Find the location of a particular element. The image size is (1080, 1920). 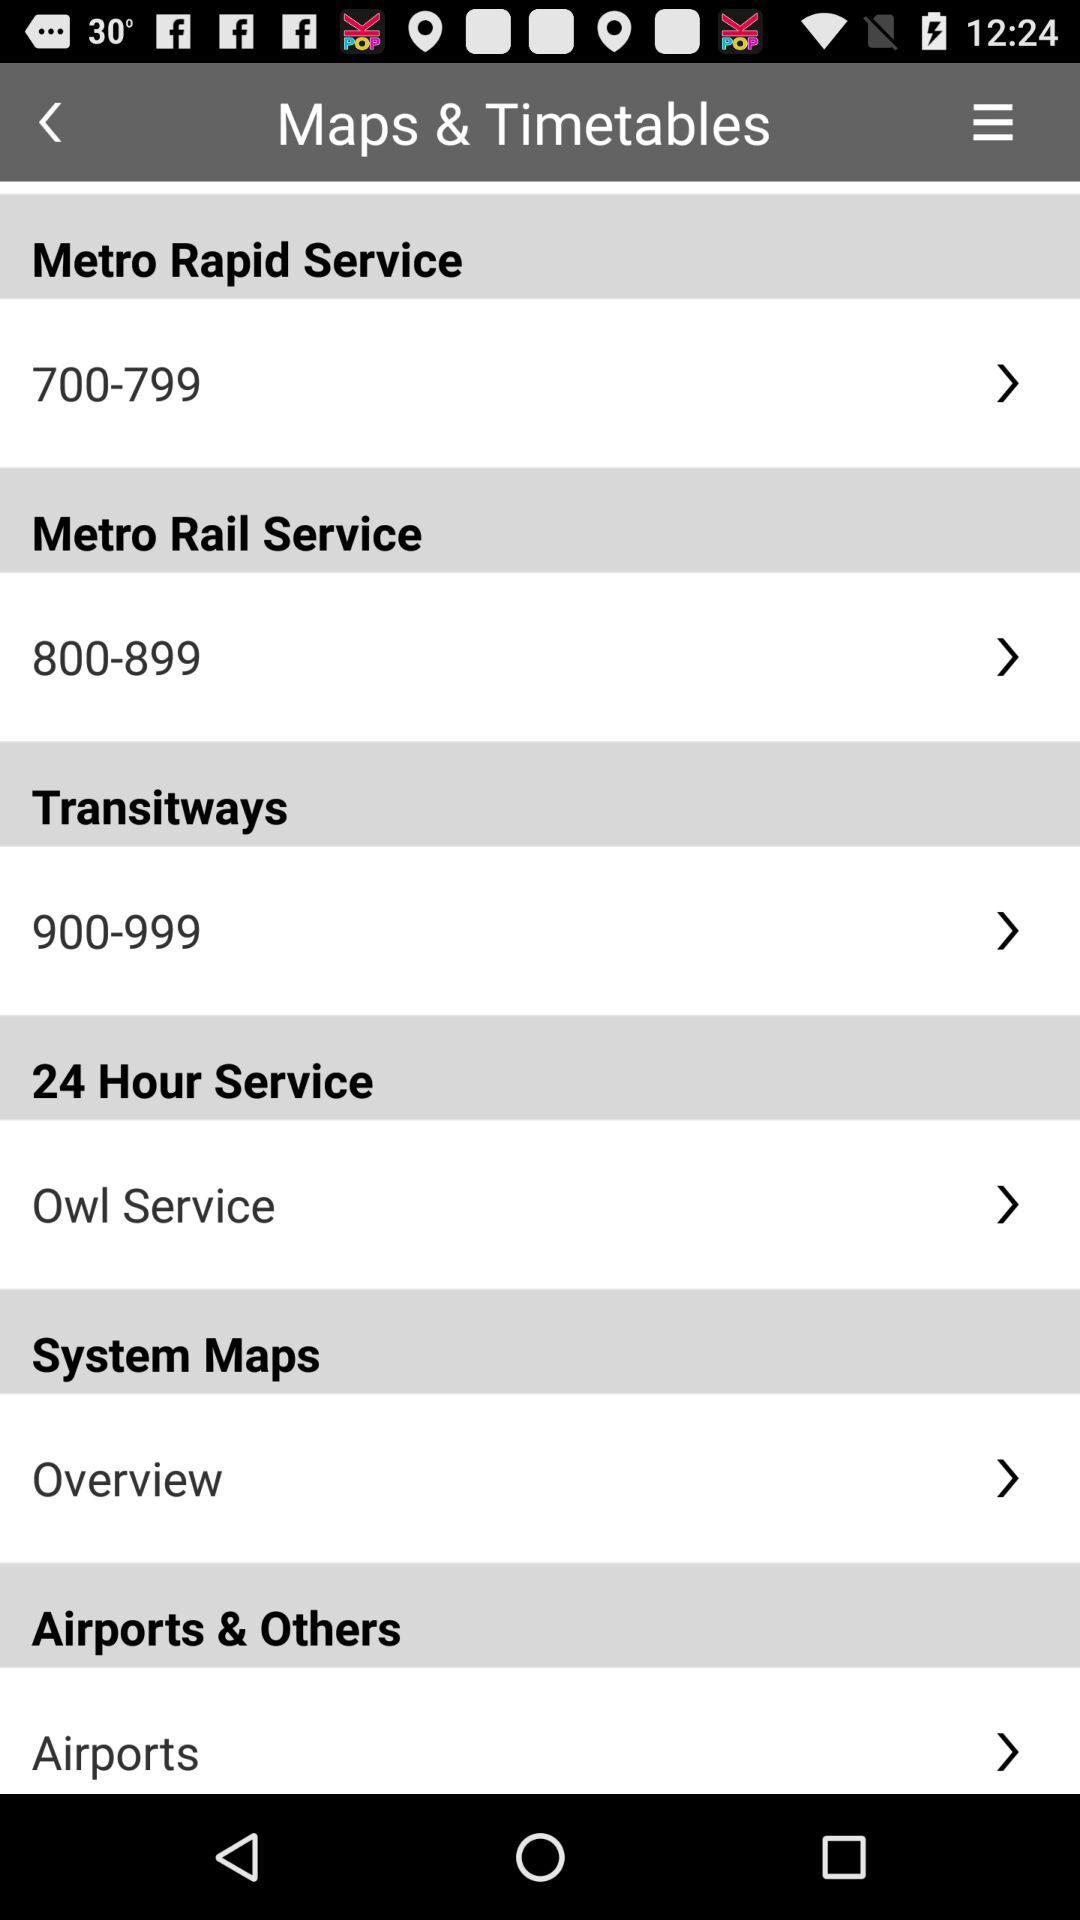

the 800-899 item is located at coordinates (495, 656).